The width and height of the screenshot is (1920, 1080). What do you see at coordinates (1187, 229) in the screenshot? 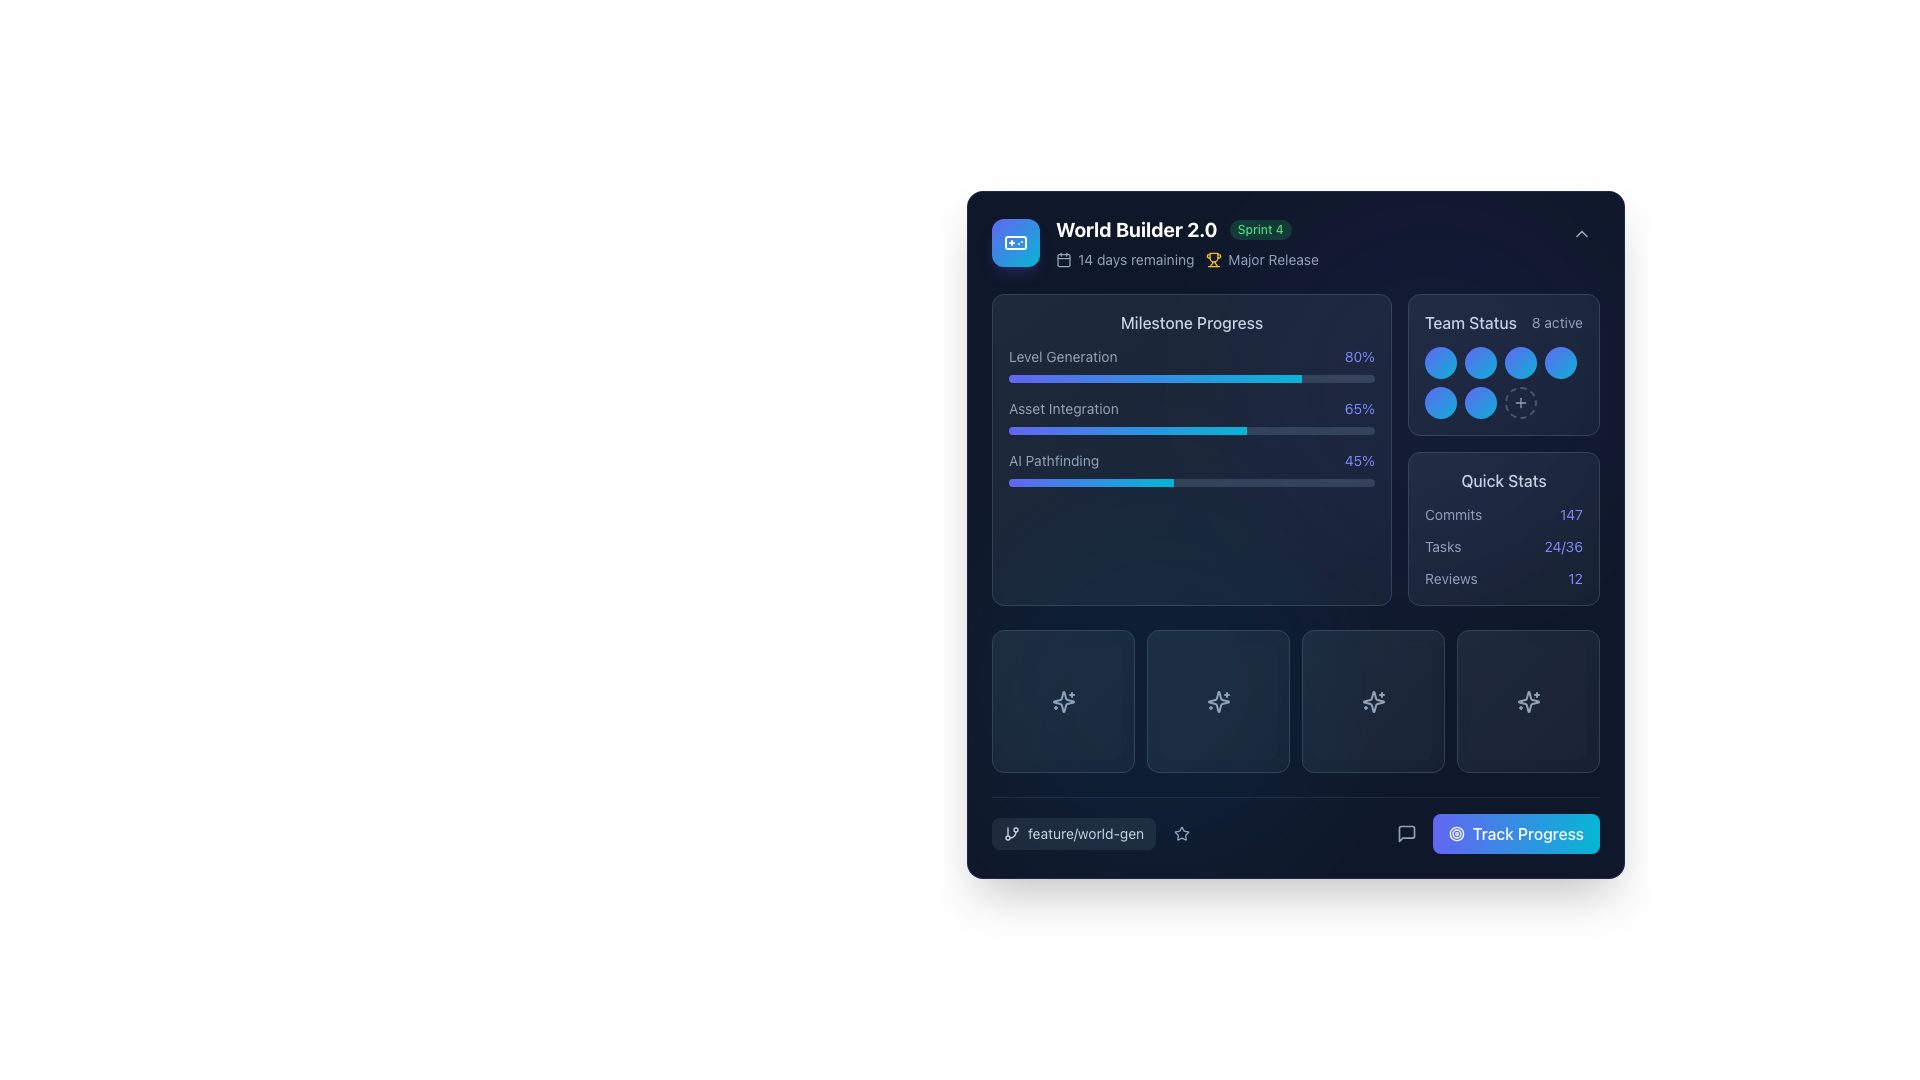
I see `text of the prominent Text label 'World Builder 2.0' with the adjacent badge 'Sprint 4' located in the top-left region of the interface` at bounding box center [1187, 229].